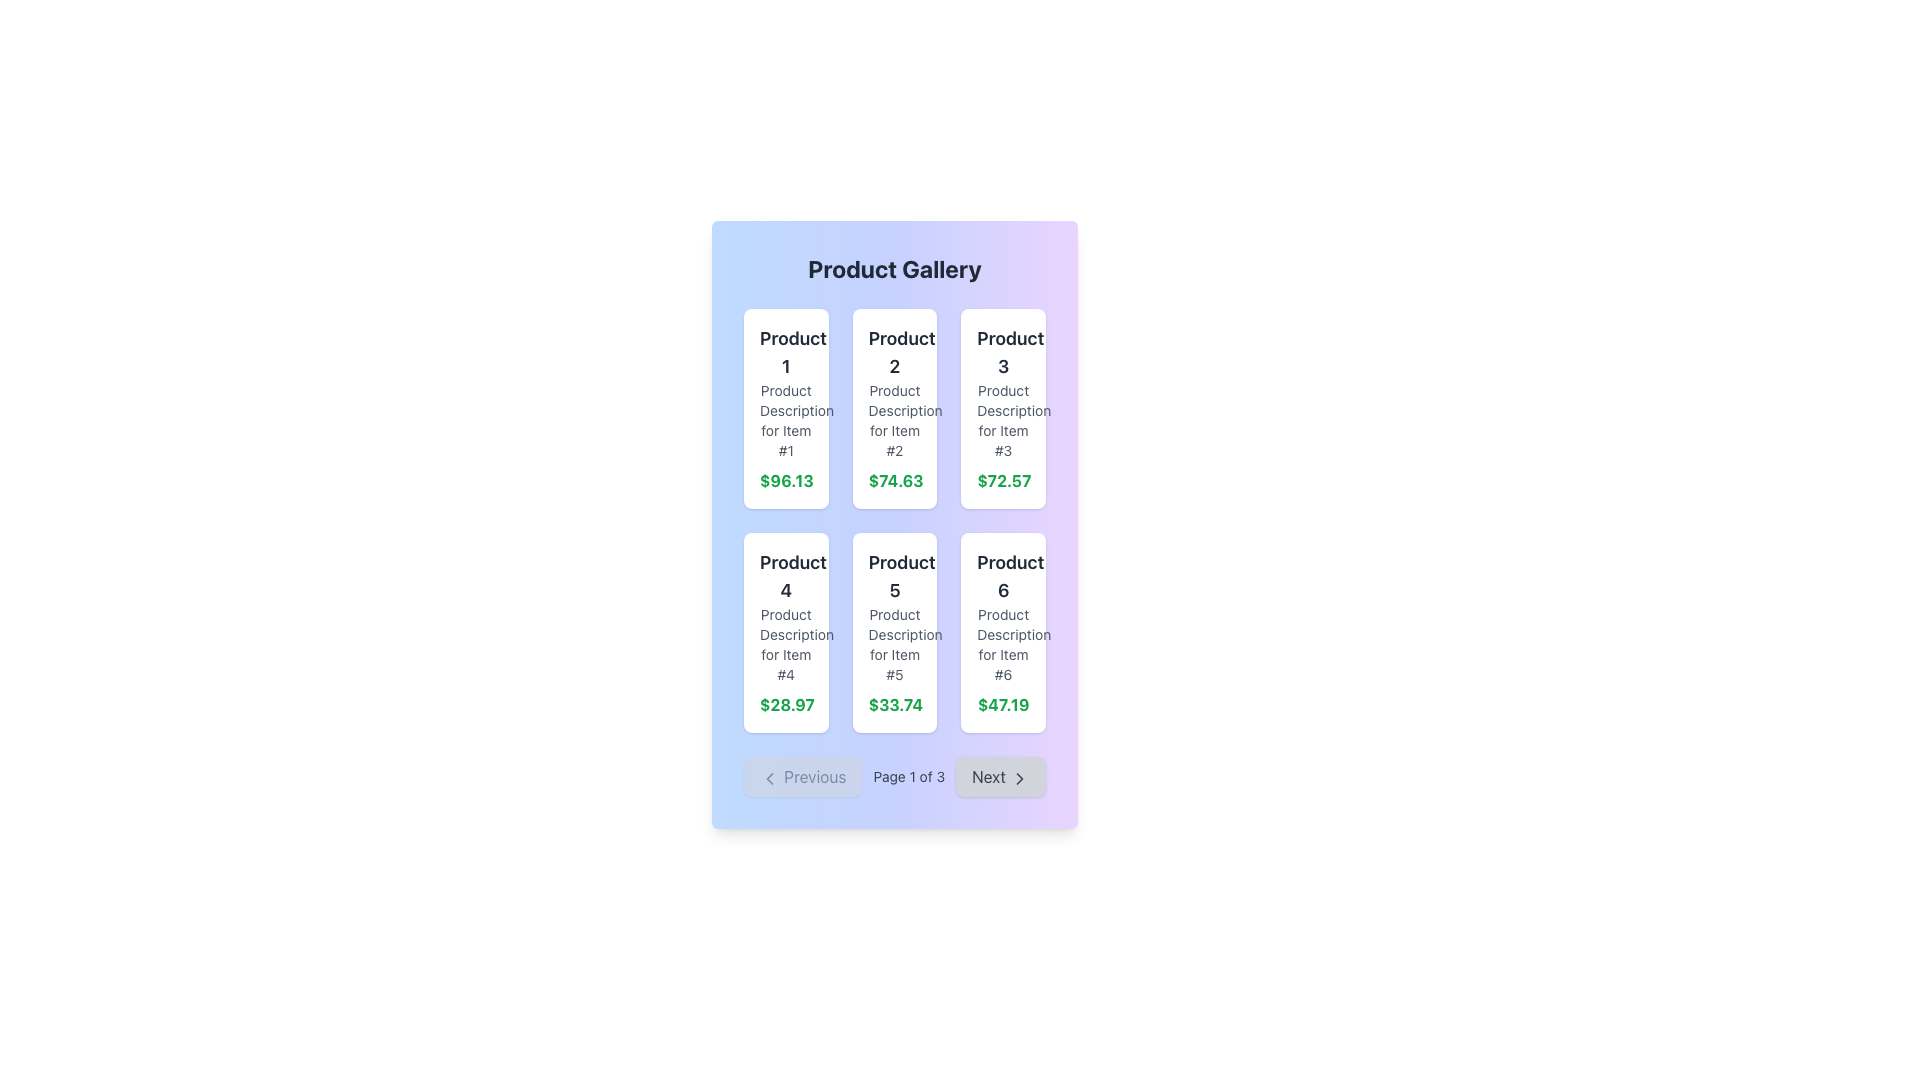 This screenshot has width=1920, height=1080. Describe the element at coordinates (1003, 352) in the screenshot. I see `the 'Product 3' label, which is a bold text component located at the top of a card layout` at that location.